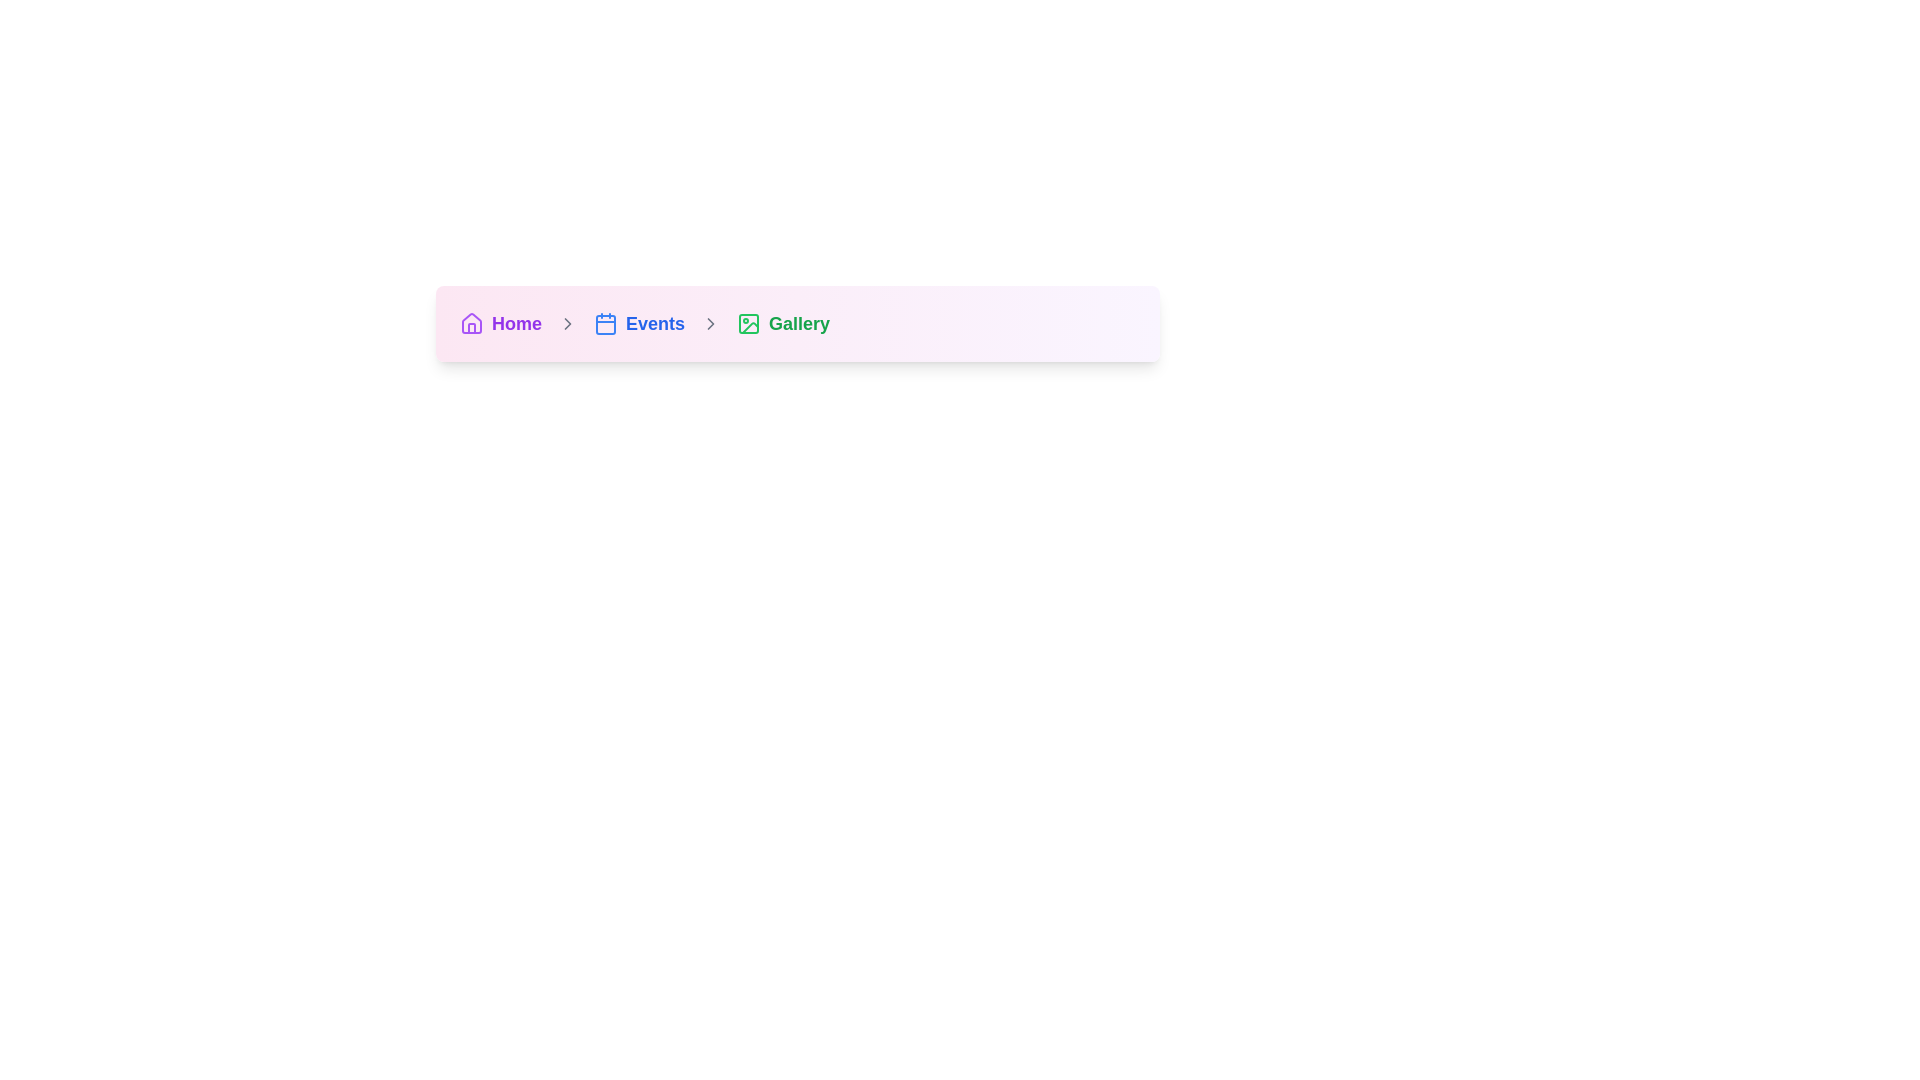  What do you see at coordinates (500, 323) in the screenshot?
I see `the 'Home' interactive link with a house icon, styled in purple and bold font, located at the leftmost side of the navigation bar` at bounding box center [500, 323].